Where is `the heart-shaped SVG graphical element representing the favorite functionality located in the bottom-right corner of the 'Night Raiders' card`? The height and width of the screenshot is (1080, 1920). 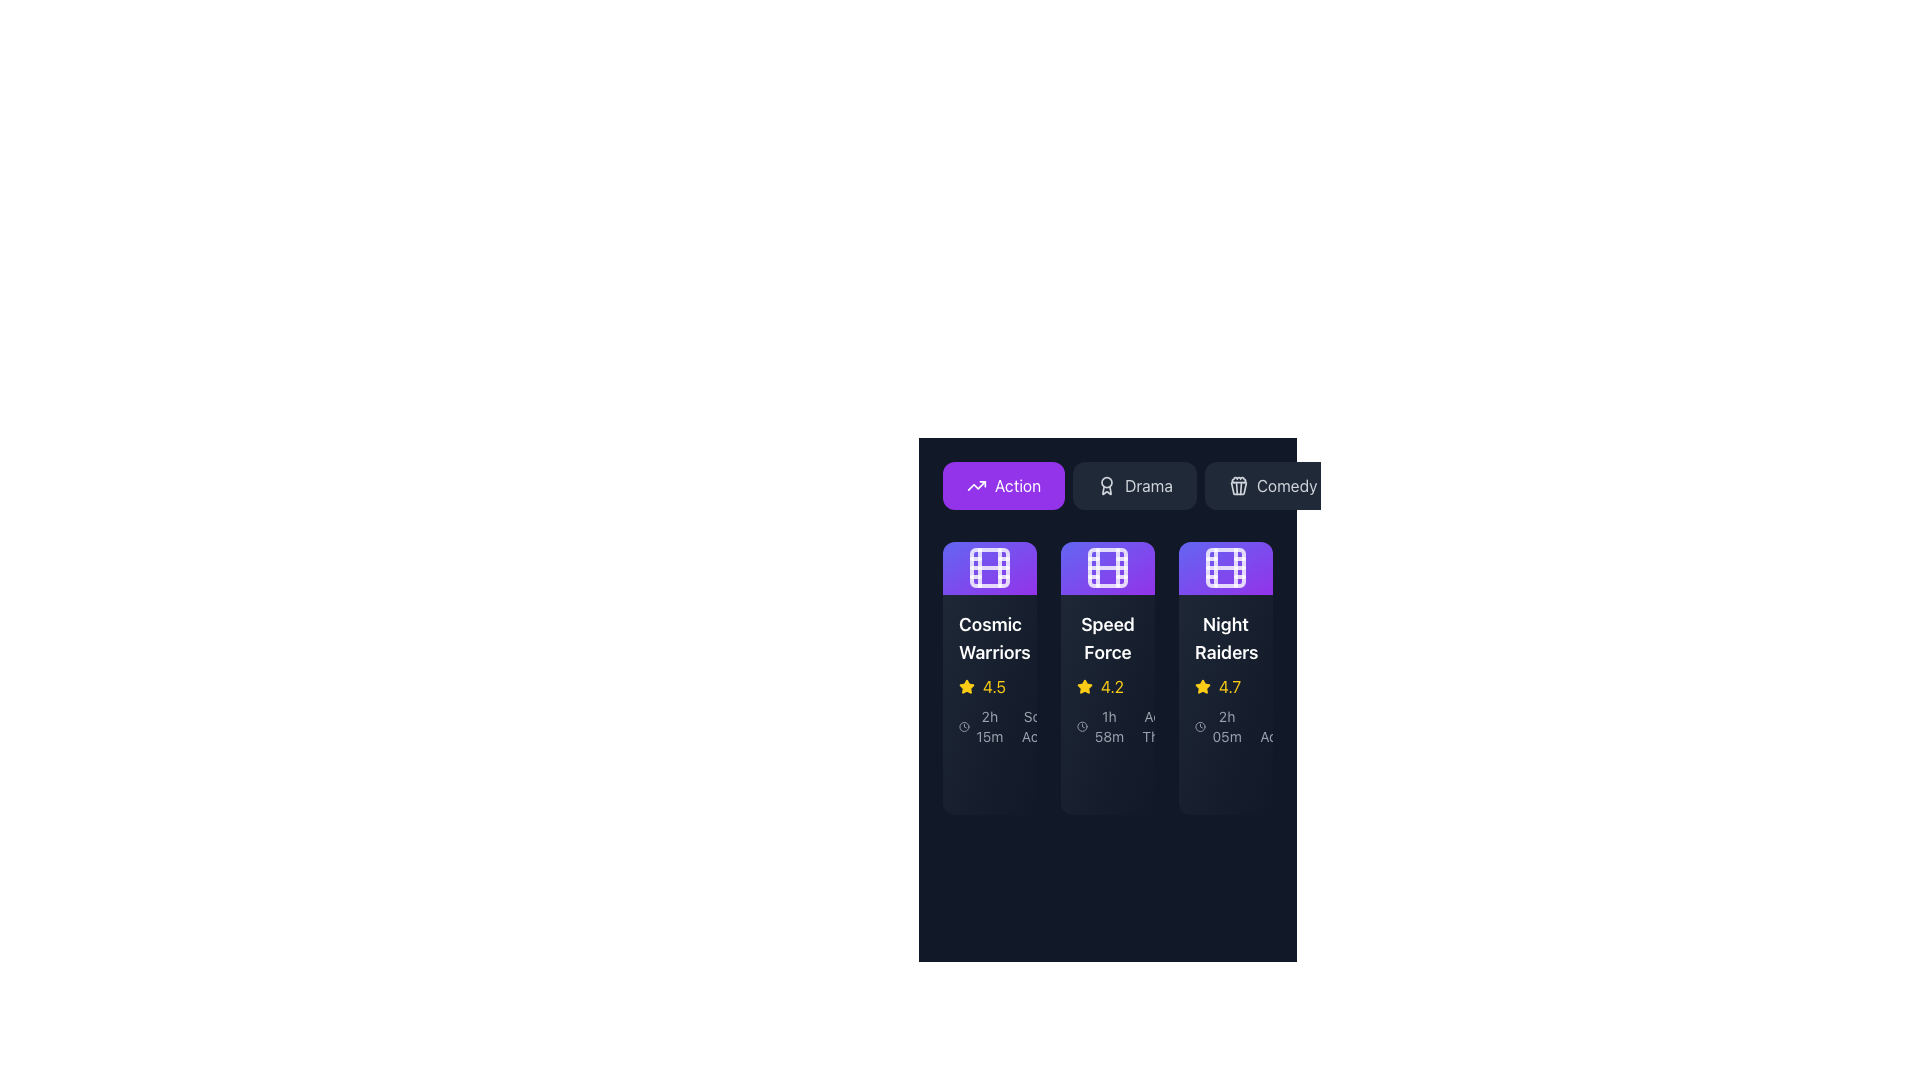 the heart-shaped SVG graphical element representing the favorite functionality located in the bottom-right corner of the 'Night Raiders' card is located at coordinates (1181, 777).